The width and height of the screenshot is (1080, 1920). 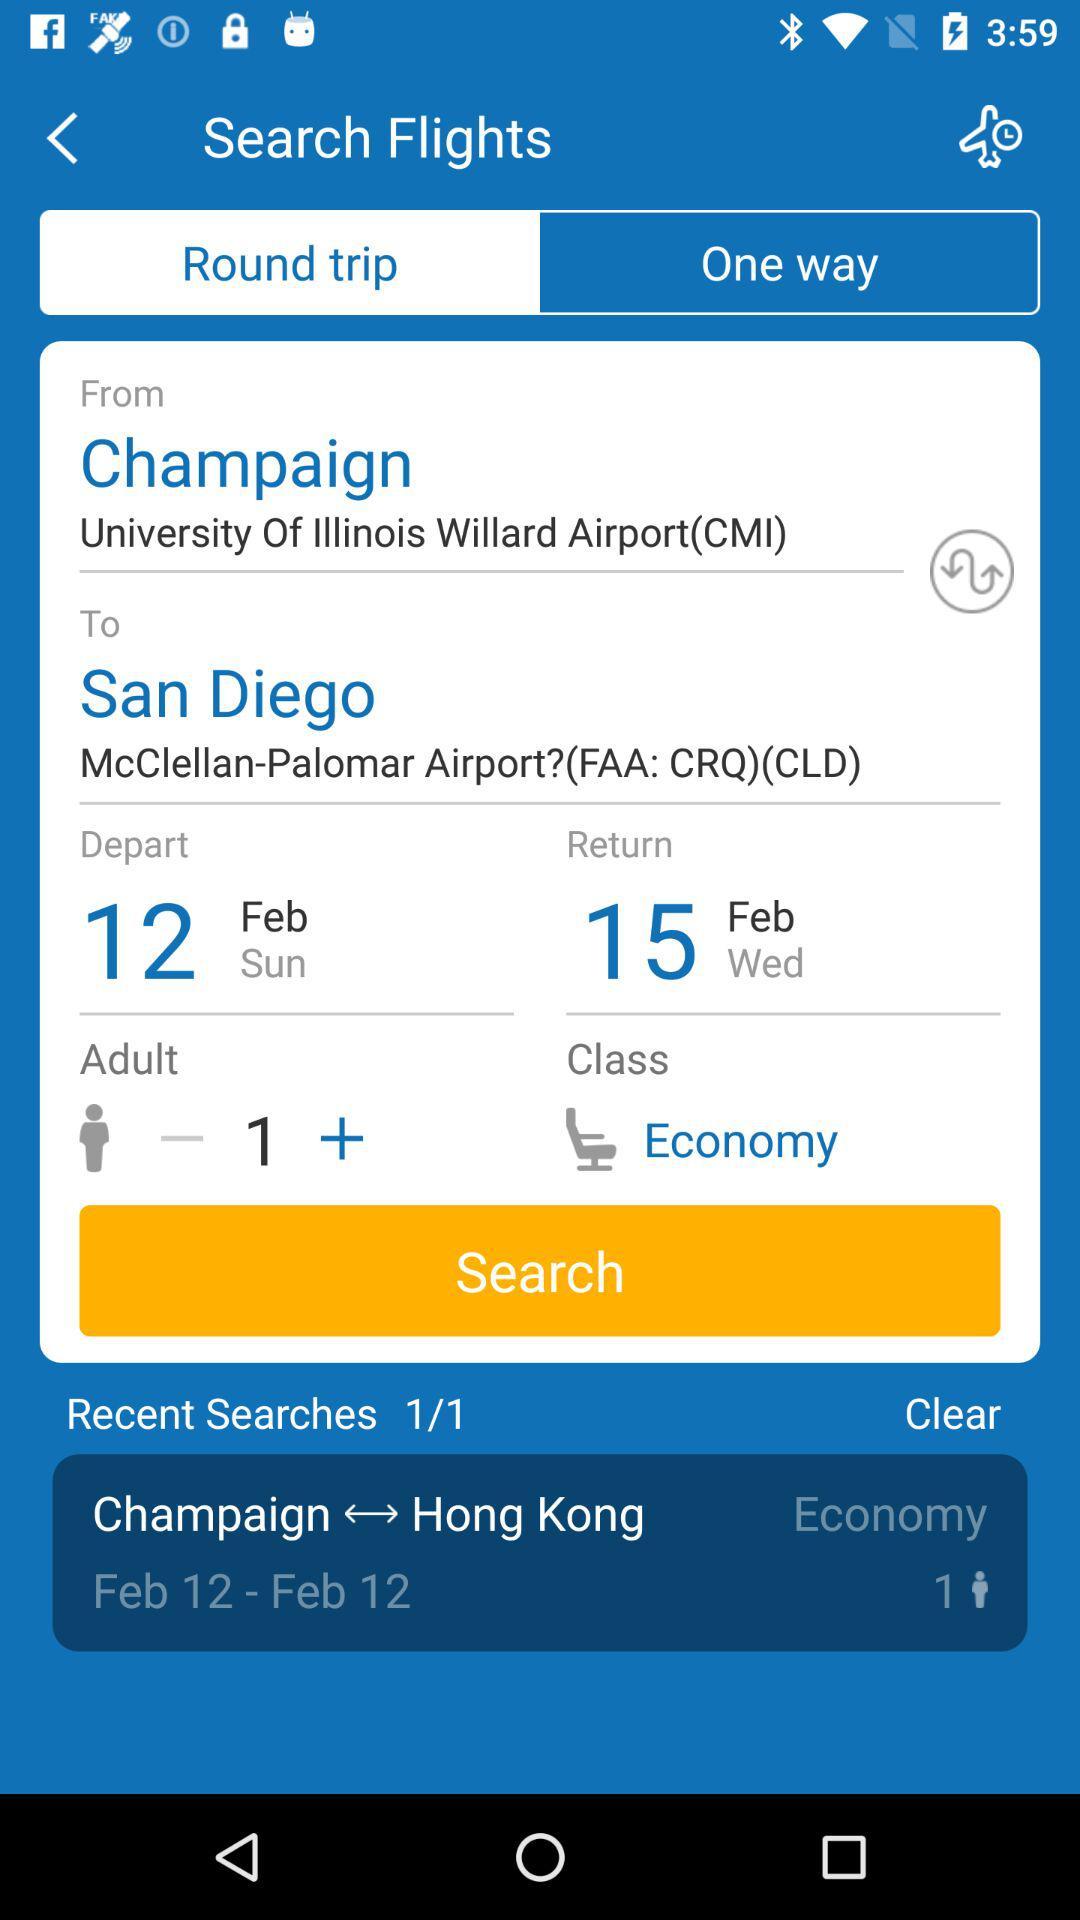 I want to click on the item next to the 1/1, so click(x=951, y=1411).